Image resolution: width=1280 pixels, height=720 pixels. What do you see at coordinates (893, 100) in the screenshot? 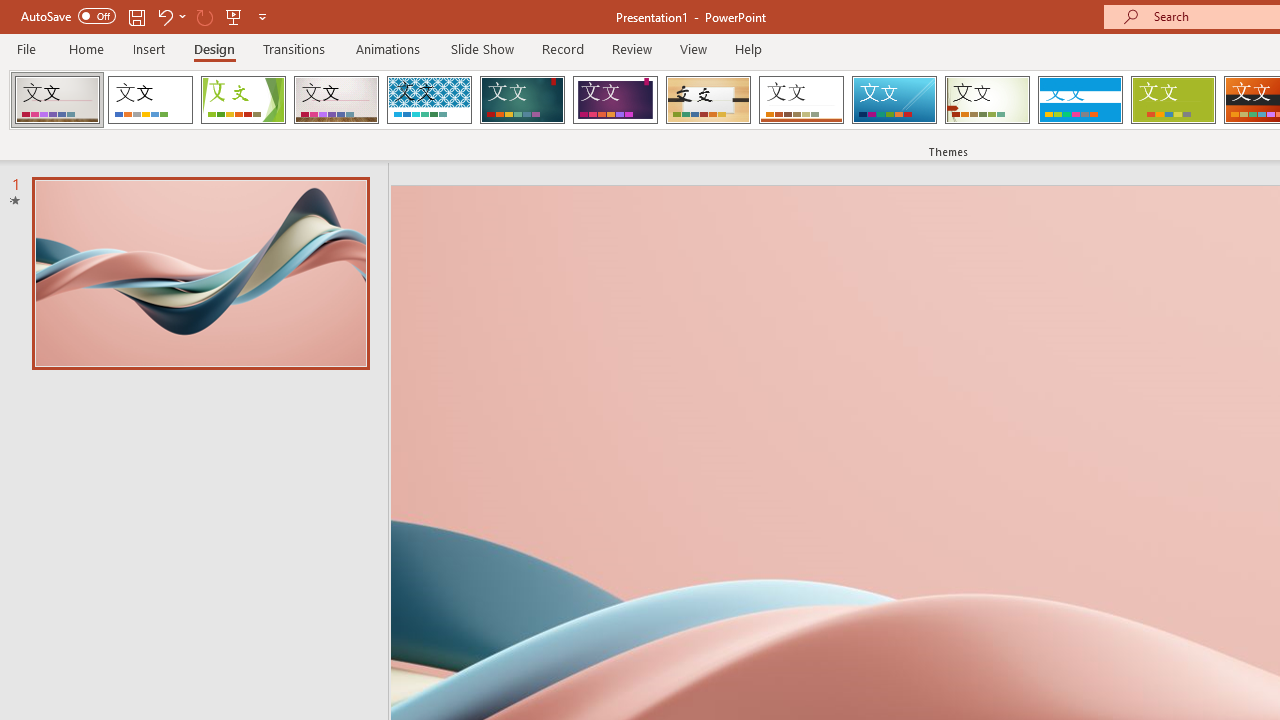
I see `'Slice'` at bounding box center [893, 100].